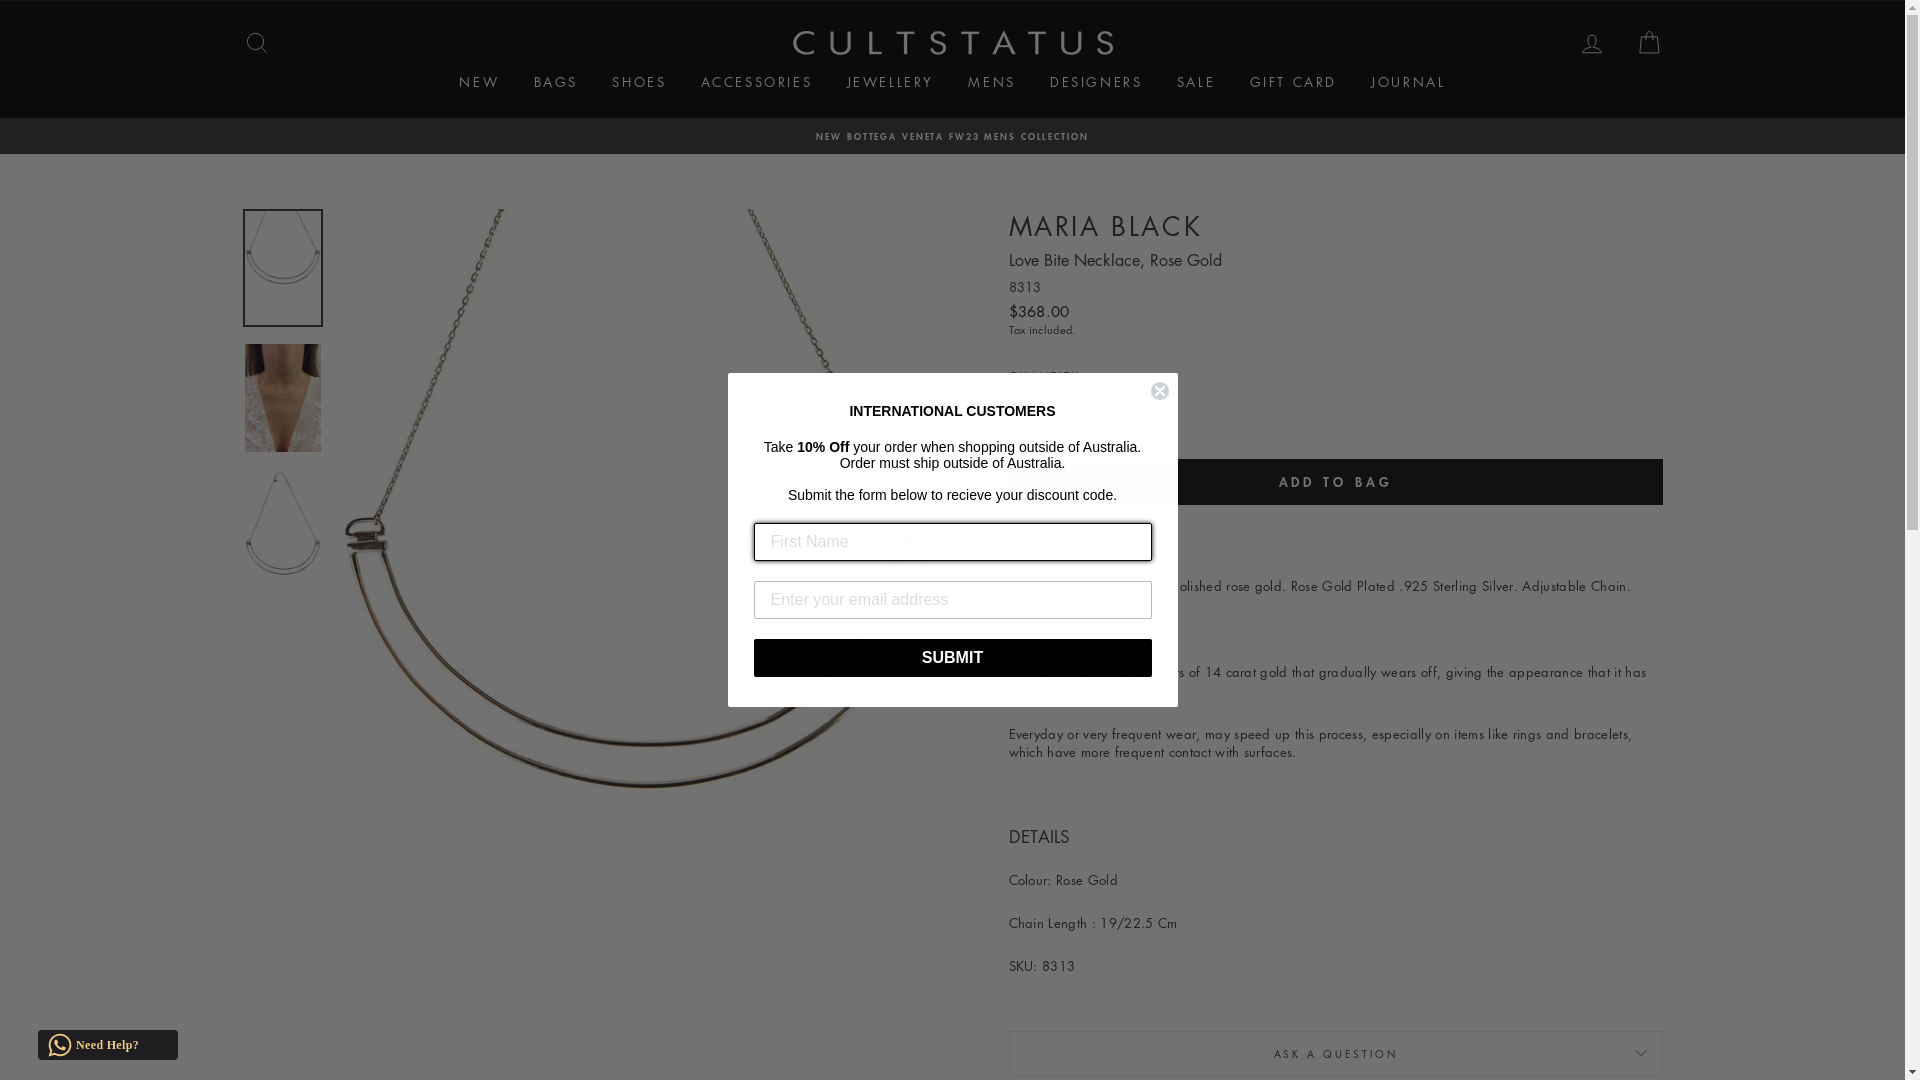 The height and width of the screenshot is (1080, 1920). What do you see at coordinates (230, 43) in the screenshot?
I see `'SEARCH'` at bounding box center [230, 43].